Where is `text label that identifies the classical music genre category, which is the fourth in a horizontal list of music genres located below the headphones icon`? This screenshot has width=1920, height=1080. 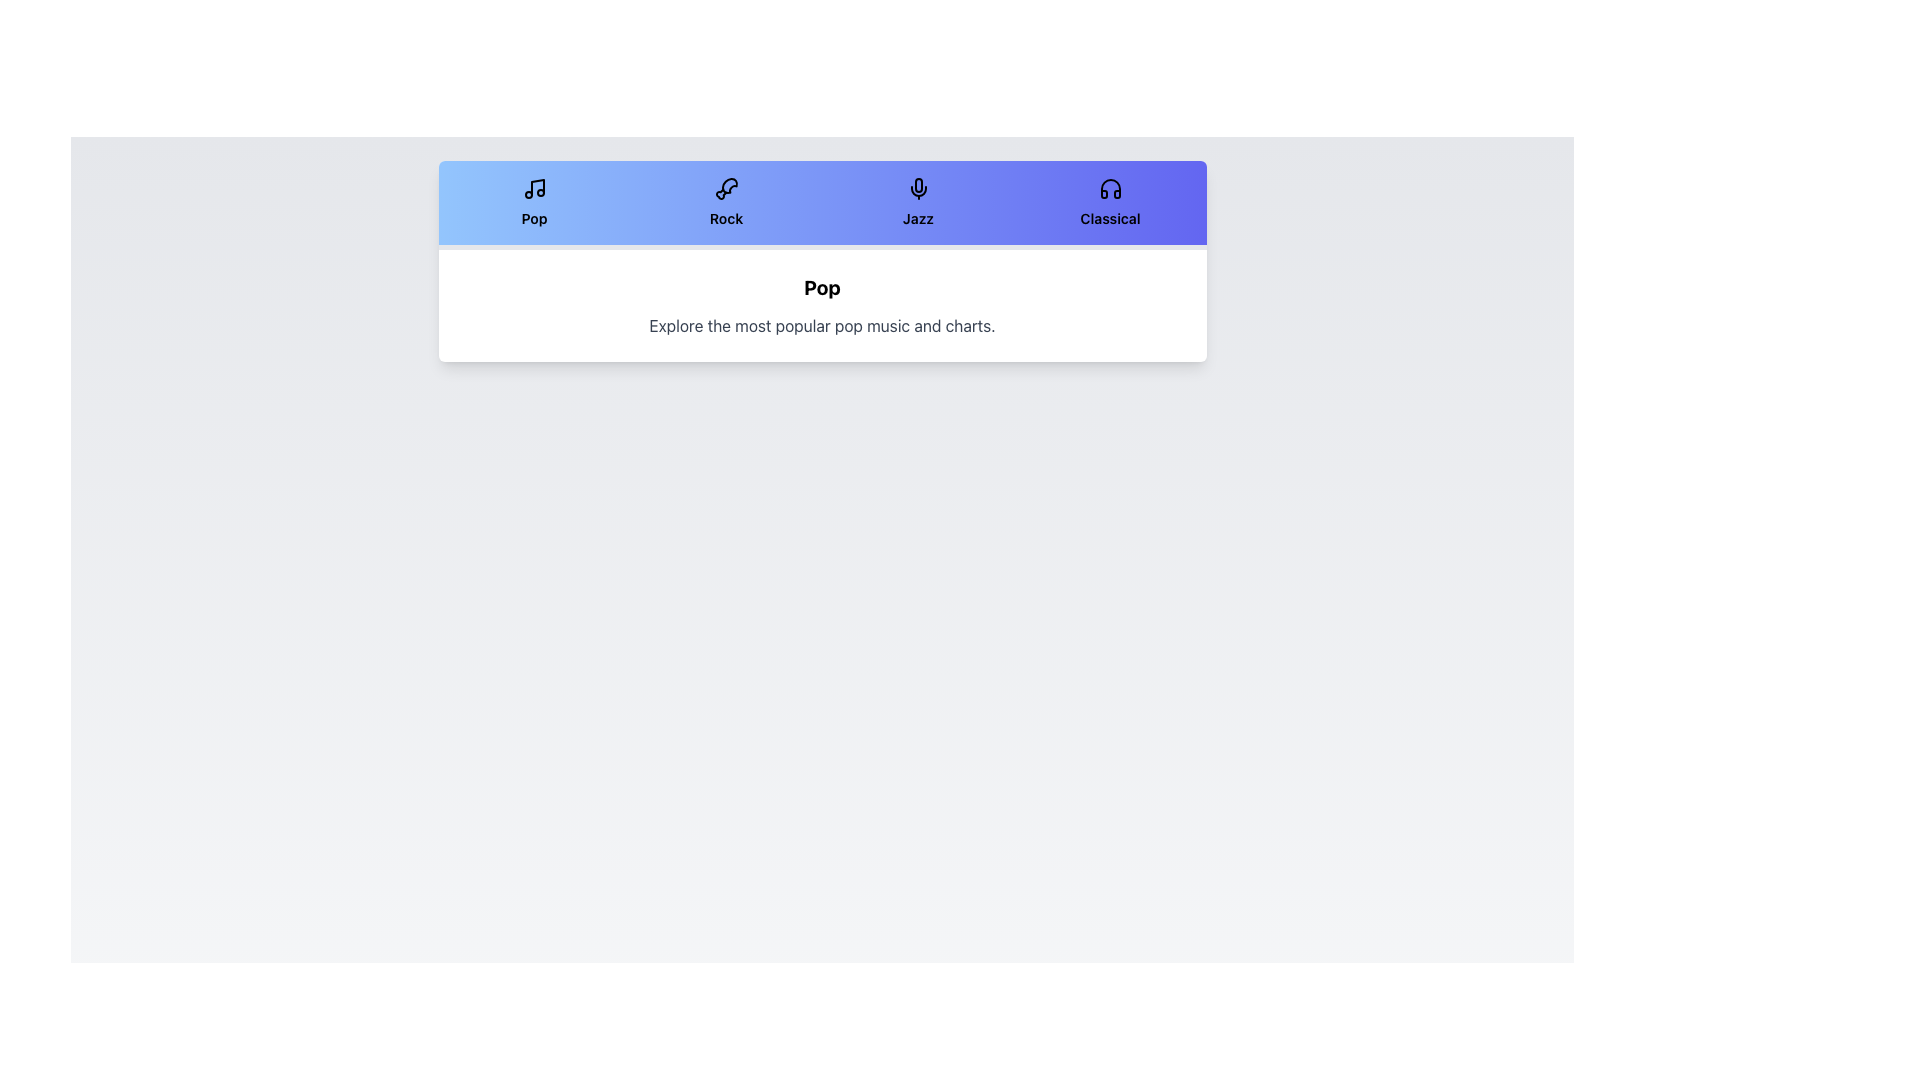 text label that identifies the classical music genre category, which is the fourth in a horizontal list of music genres located below the headphones icon is located at coordinates (1109, 219).